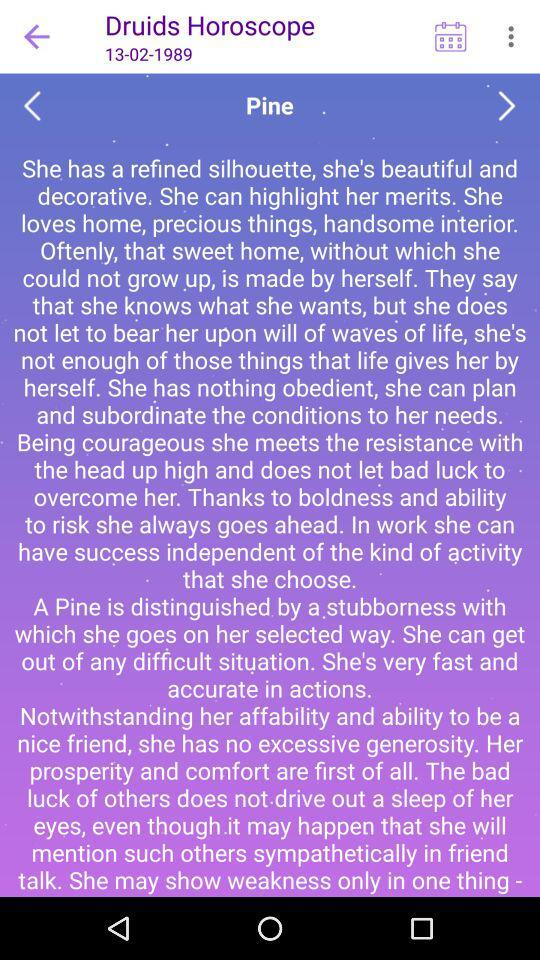  What do you see at coordinates (507, 106) in the screenshot?
I see `the arrow_forward icon` at bounding box center [507, 106].